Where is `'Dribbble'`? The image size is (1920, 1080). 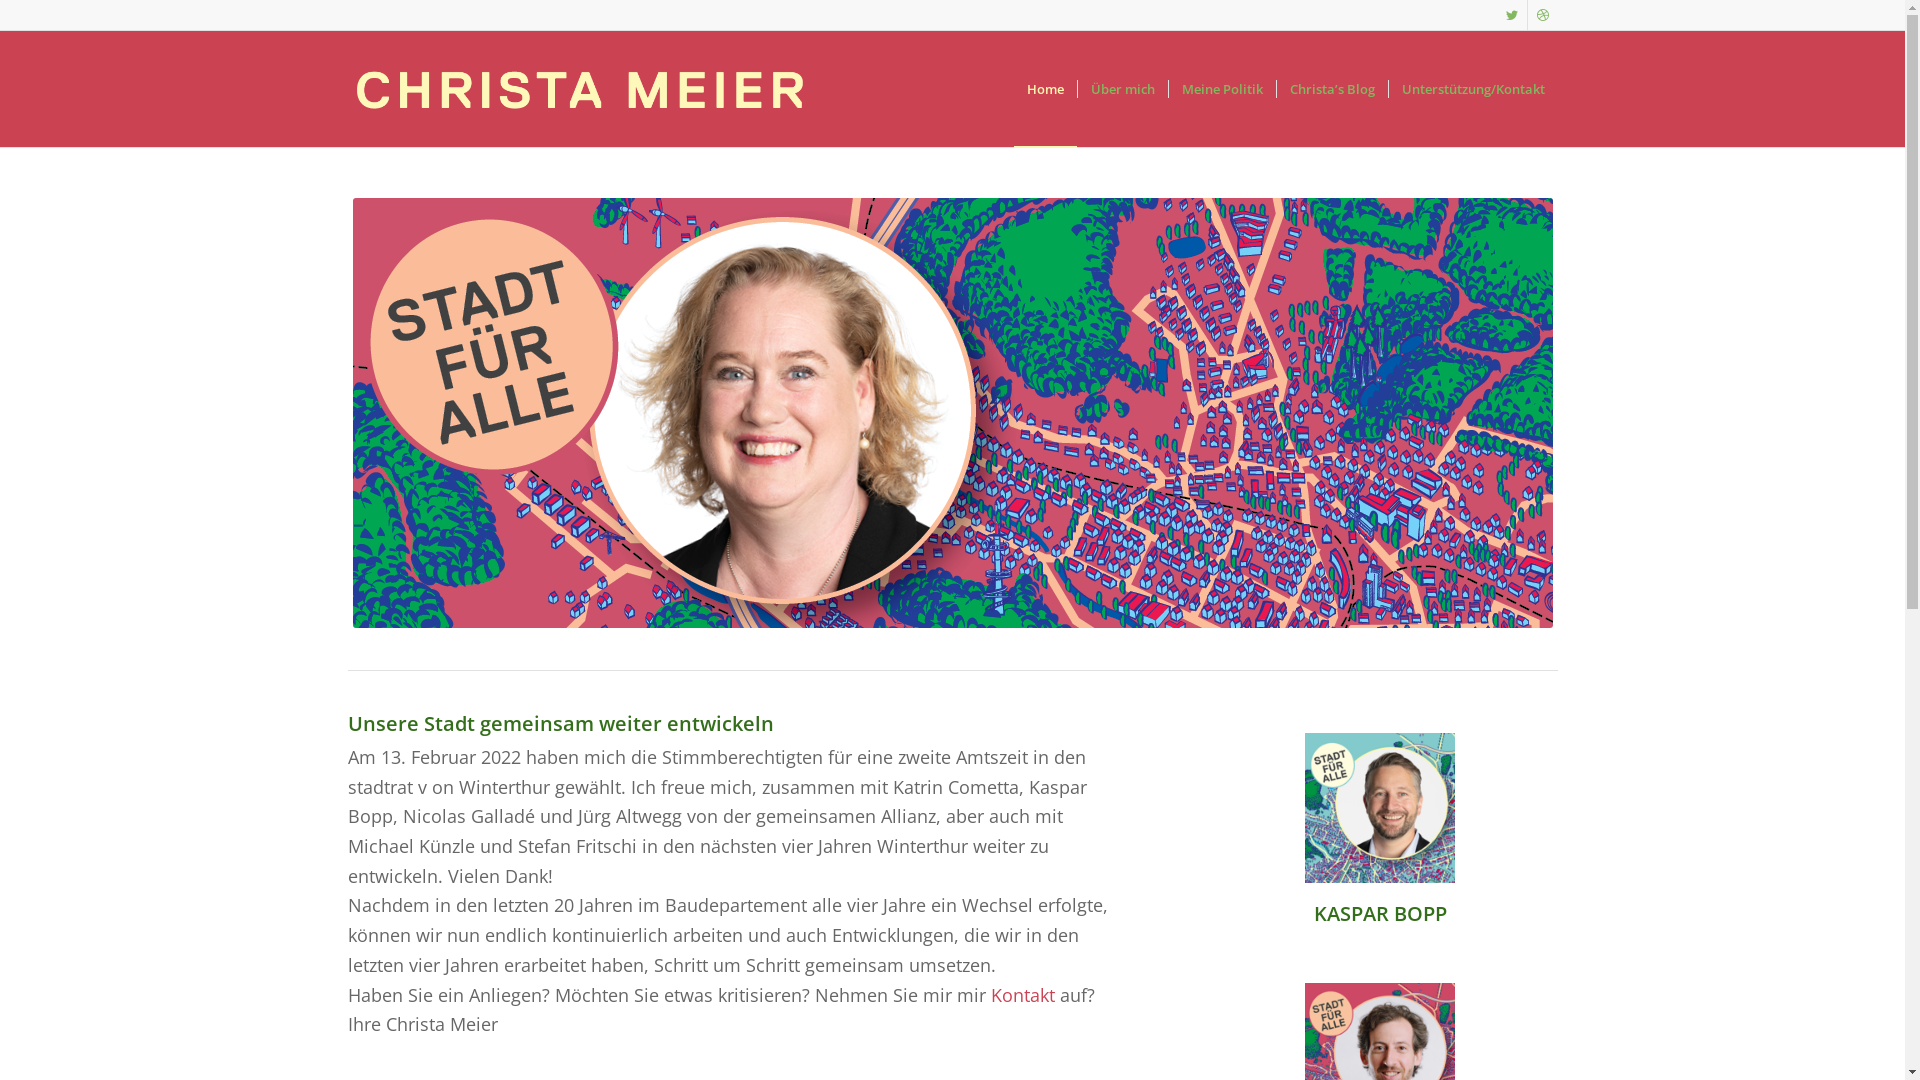 'Dribbble' is located at coordinates (1541, 15).